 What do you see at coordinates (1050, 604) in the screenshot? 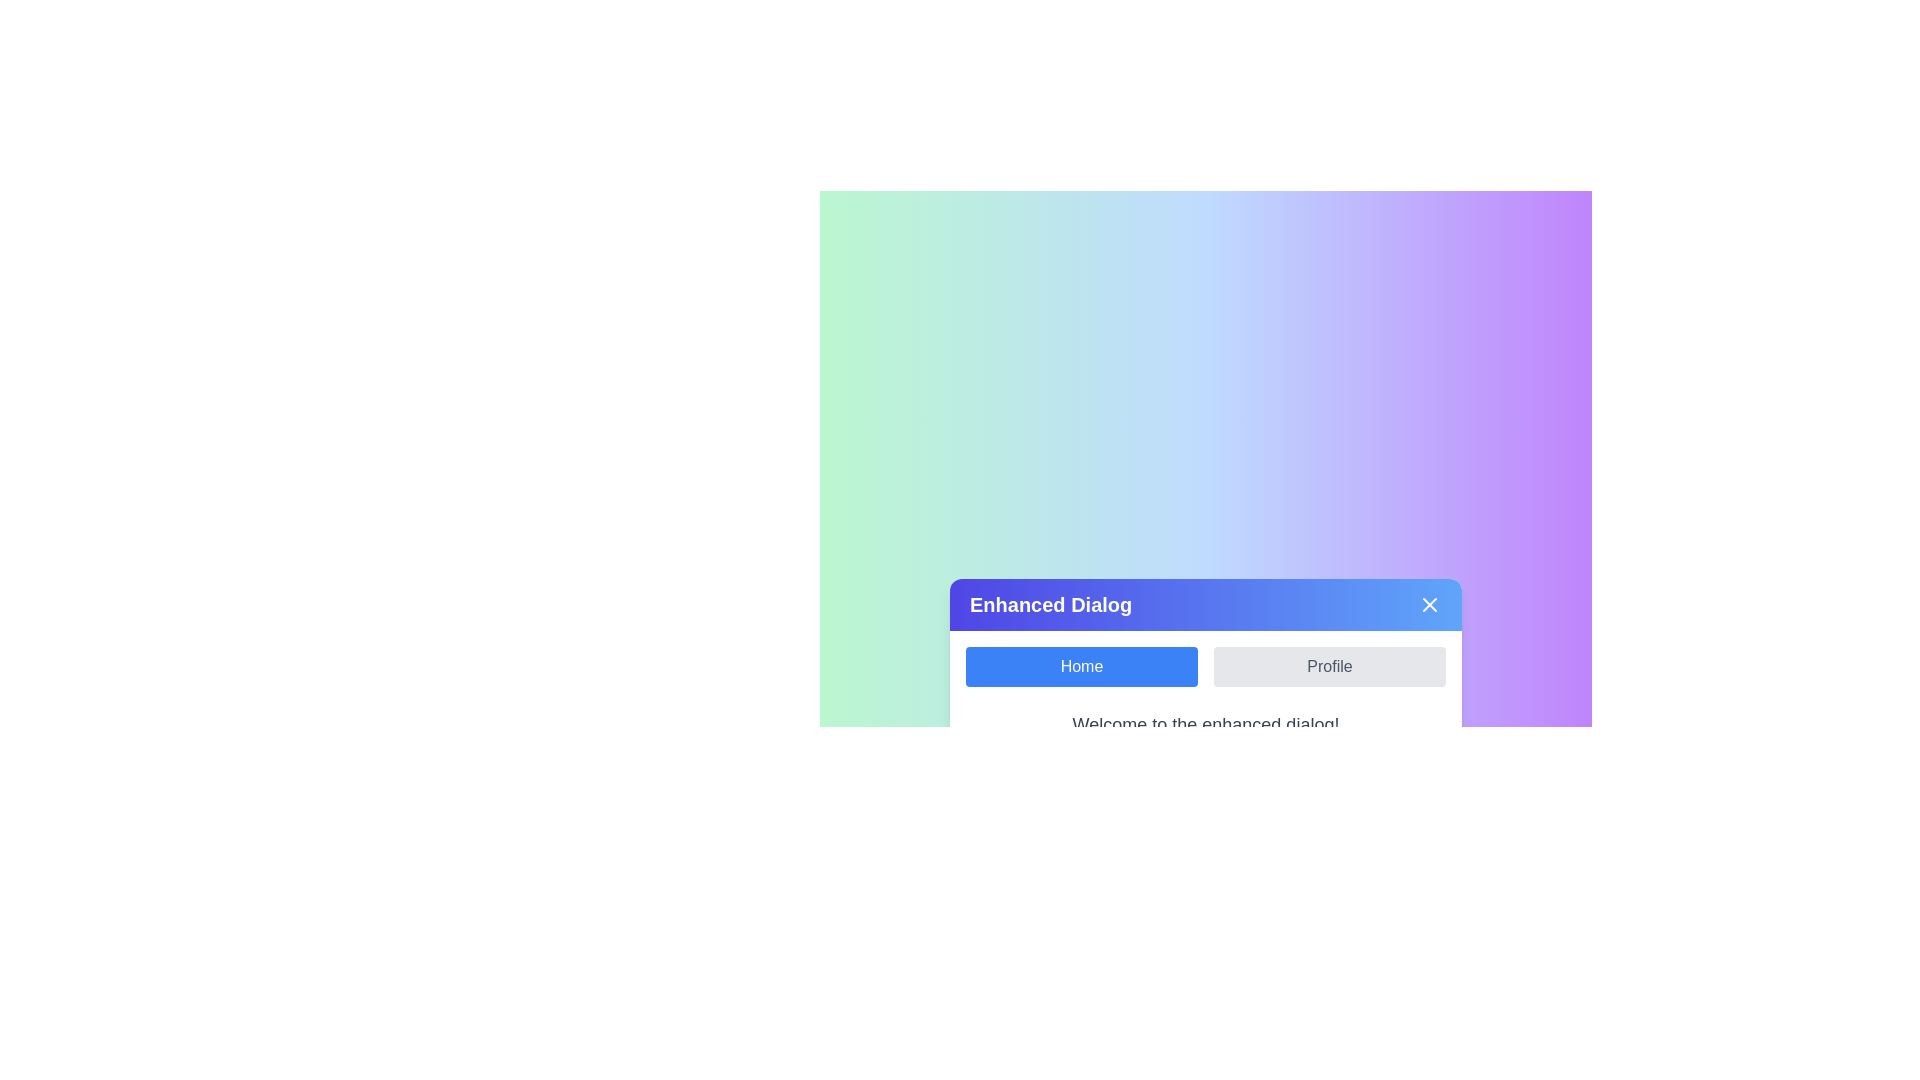
I see `the Text label at the top left of the dialog box` at bounding box center [1050, 604].